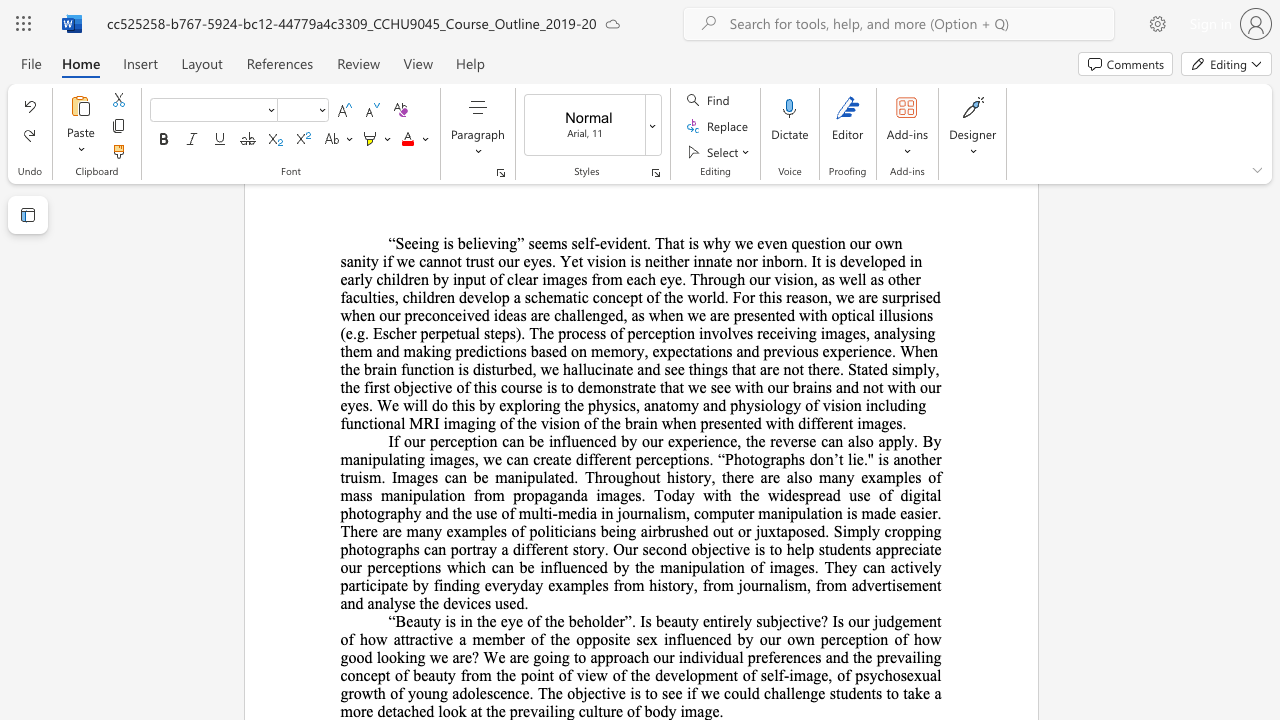 The image size is (1280, 720). Describe the element at coordinates (465, 675) in the screenshot. I see `the space between the continuous character "f" and "r" in the text` at that location.